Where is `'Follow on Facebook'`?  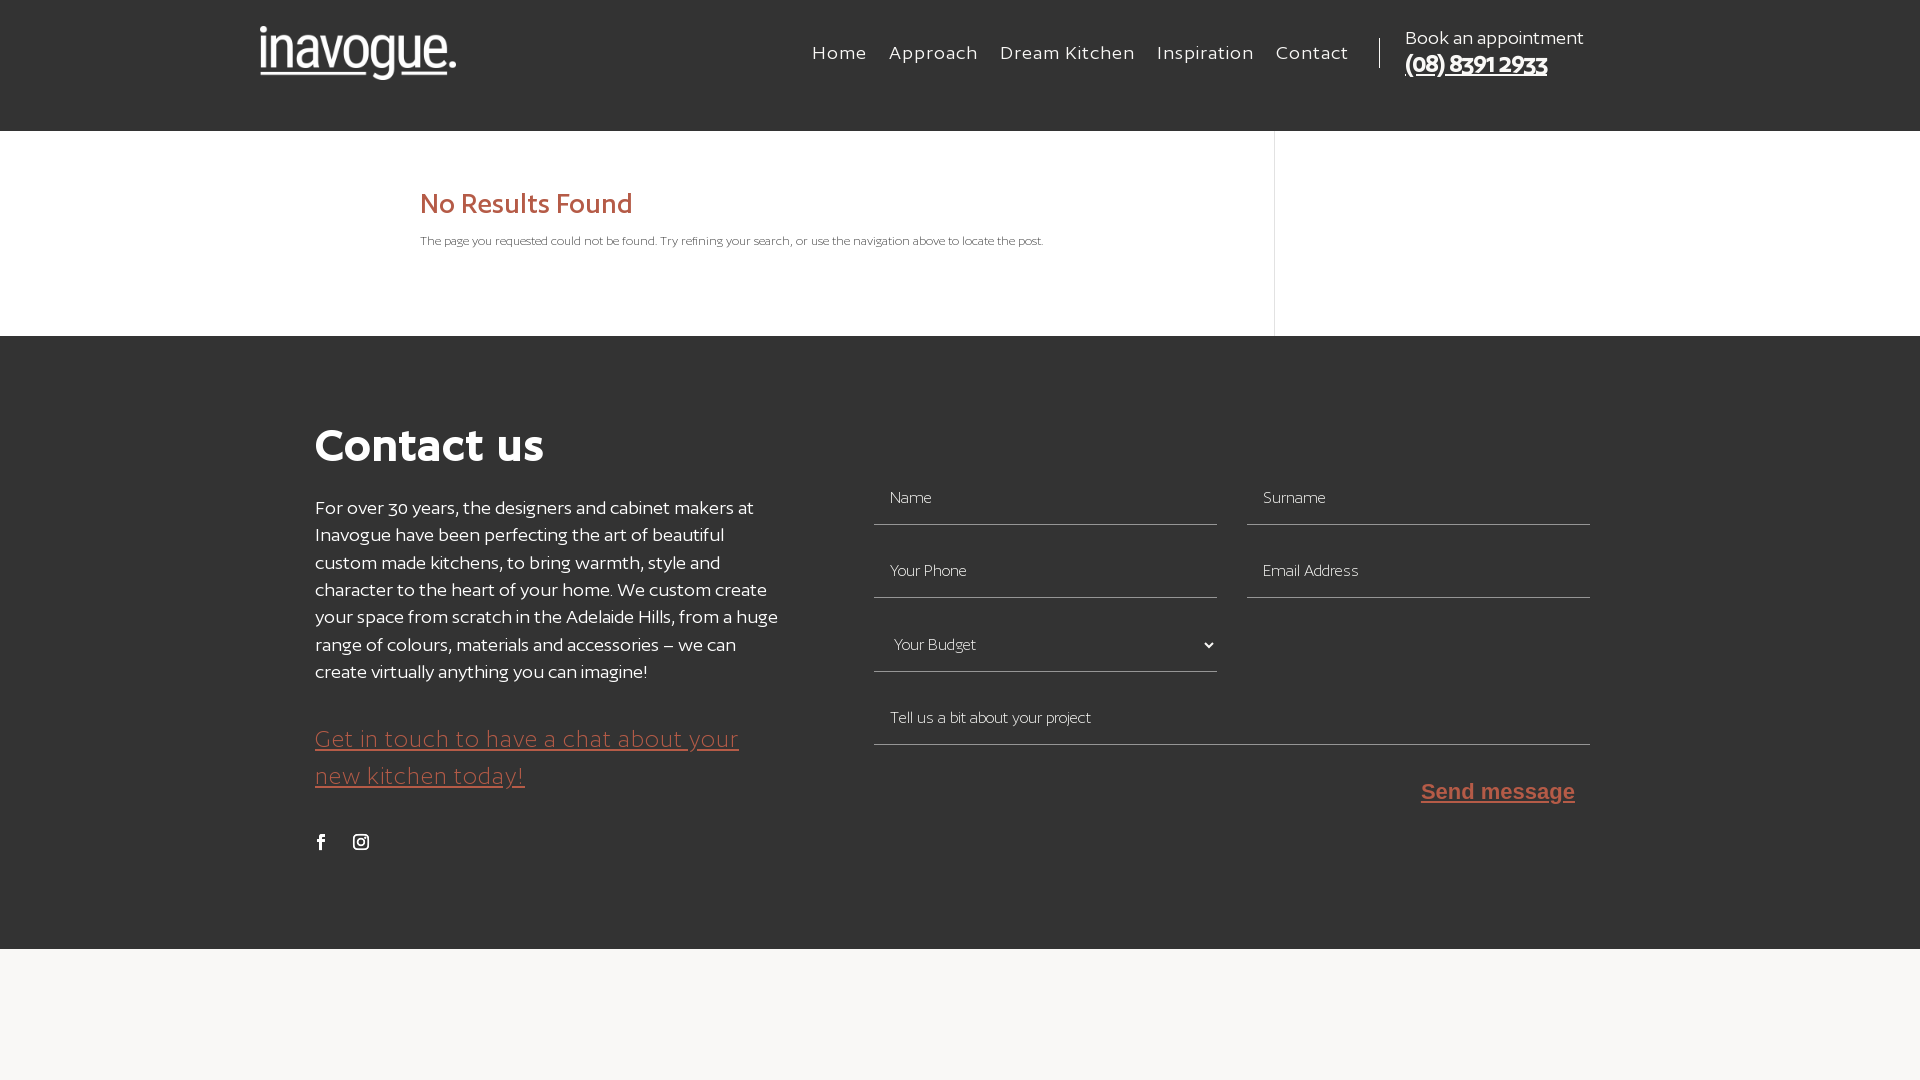
'Follow on Facebook' is located at coordinates (321, 841).